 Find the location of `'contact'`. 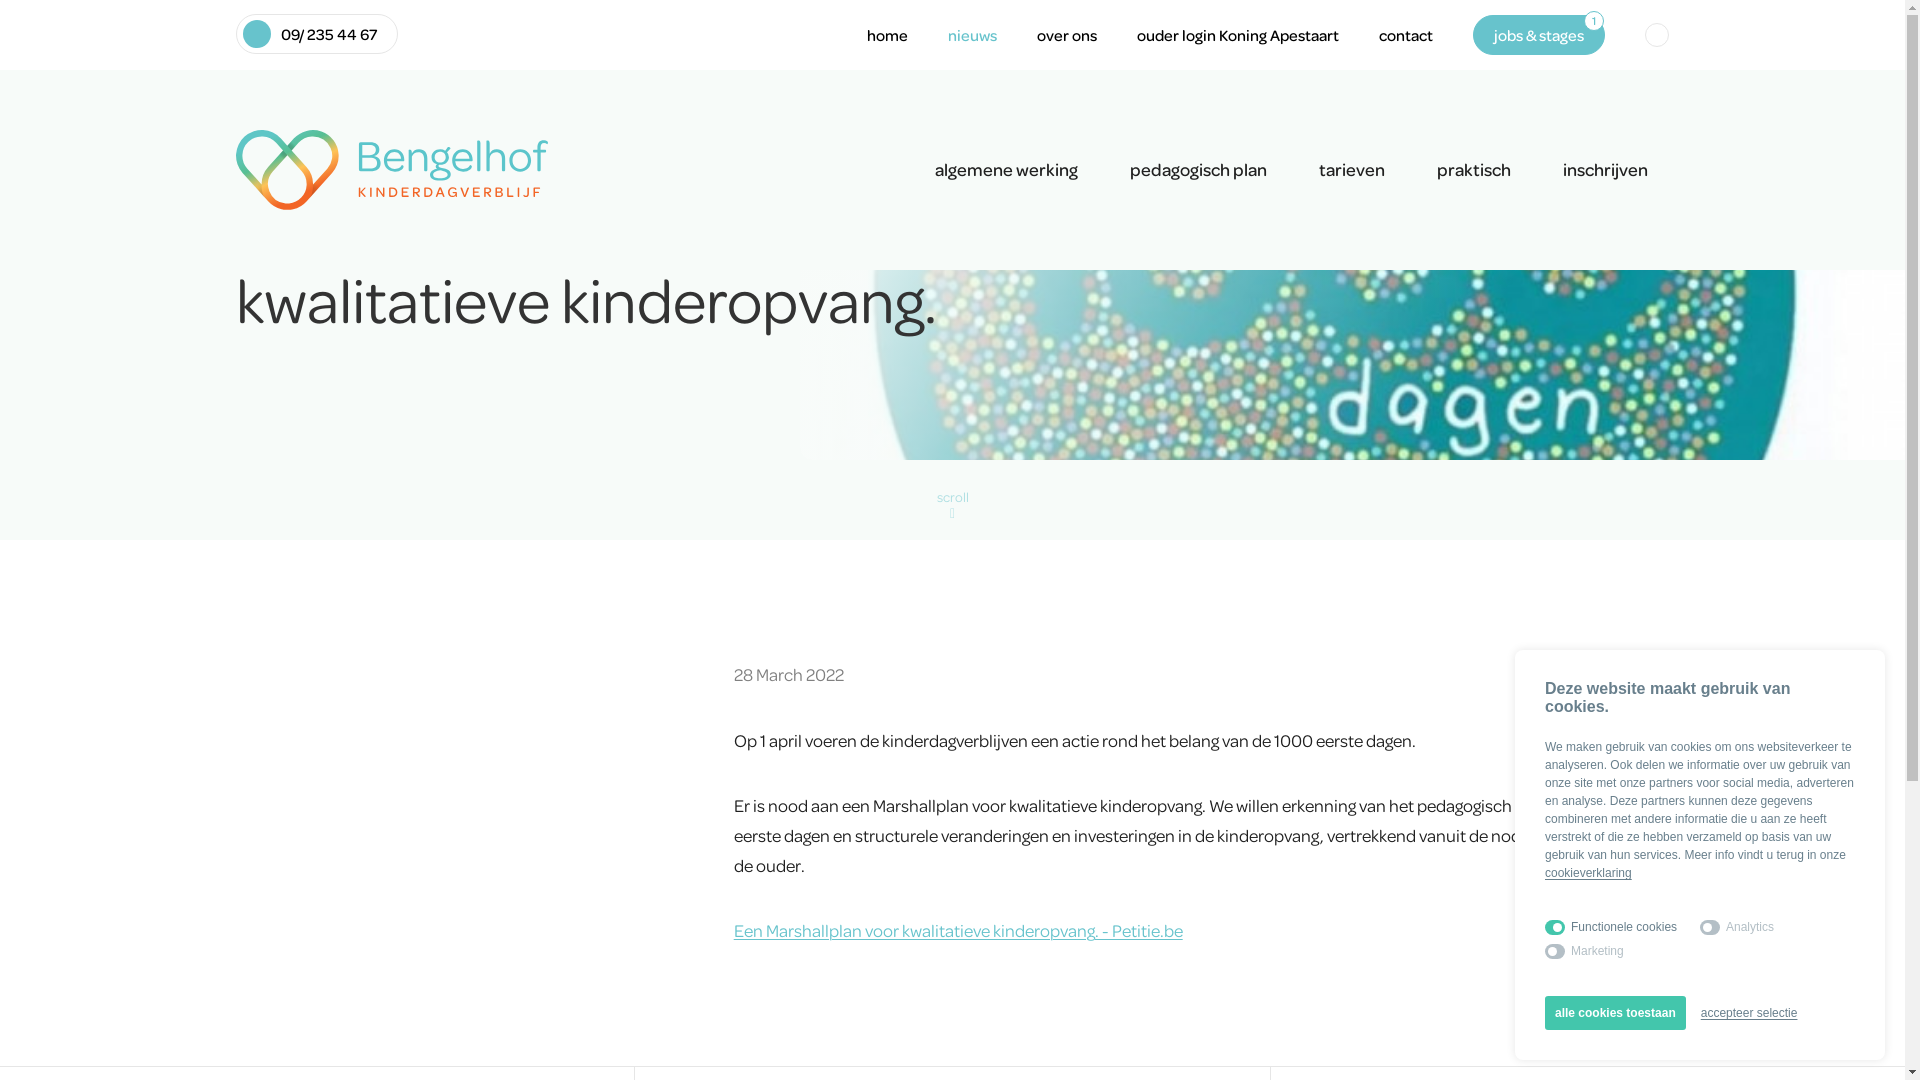

'contact' is located at coordinates (1377, 34).